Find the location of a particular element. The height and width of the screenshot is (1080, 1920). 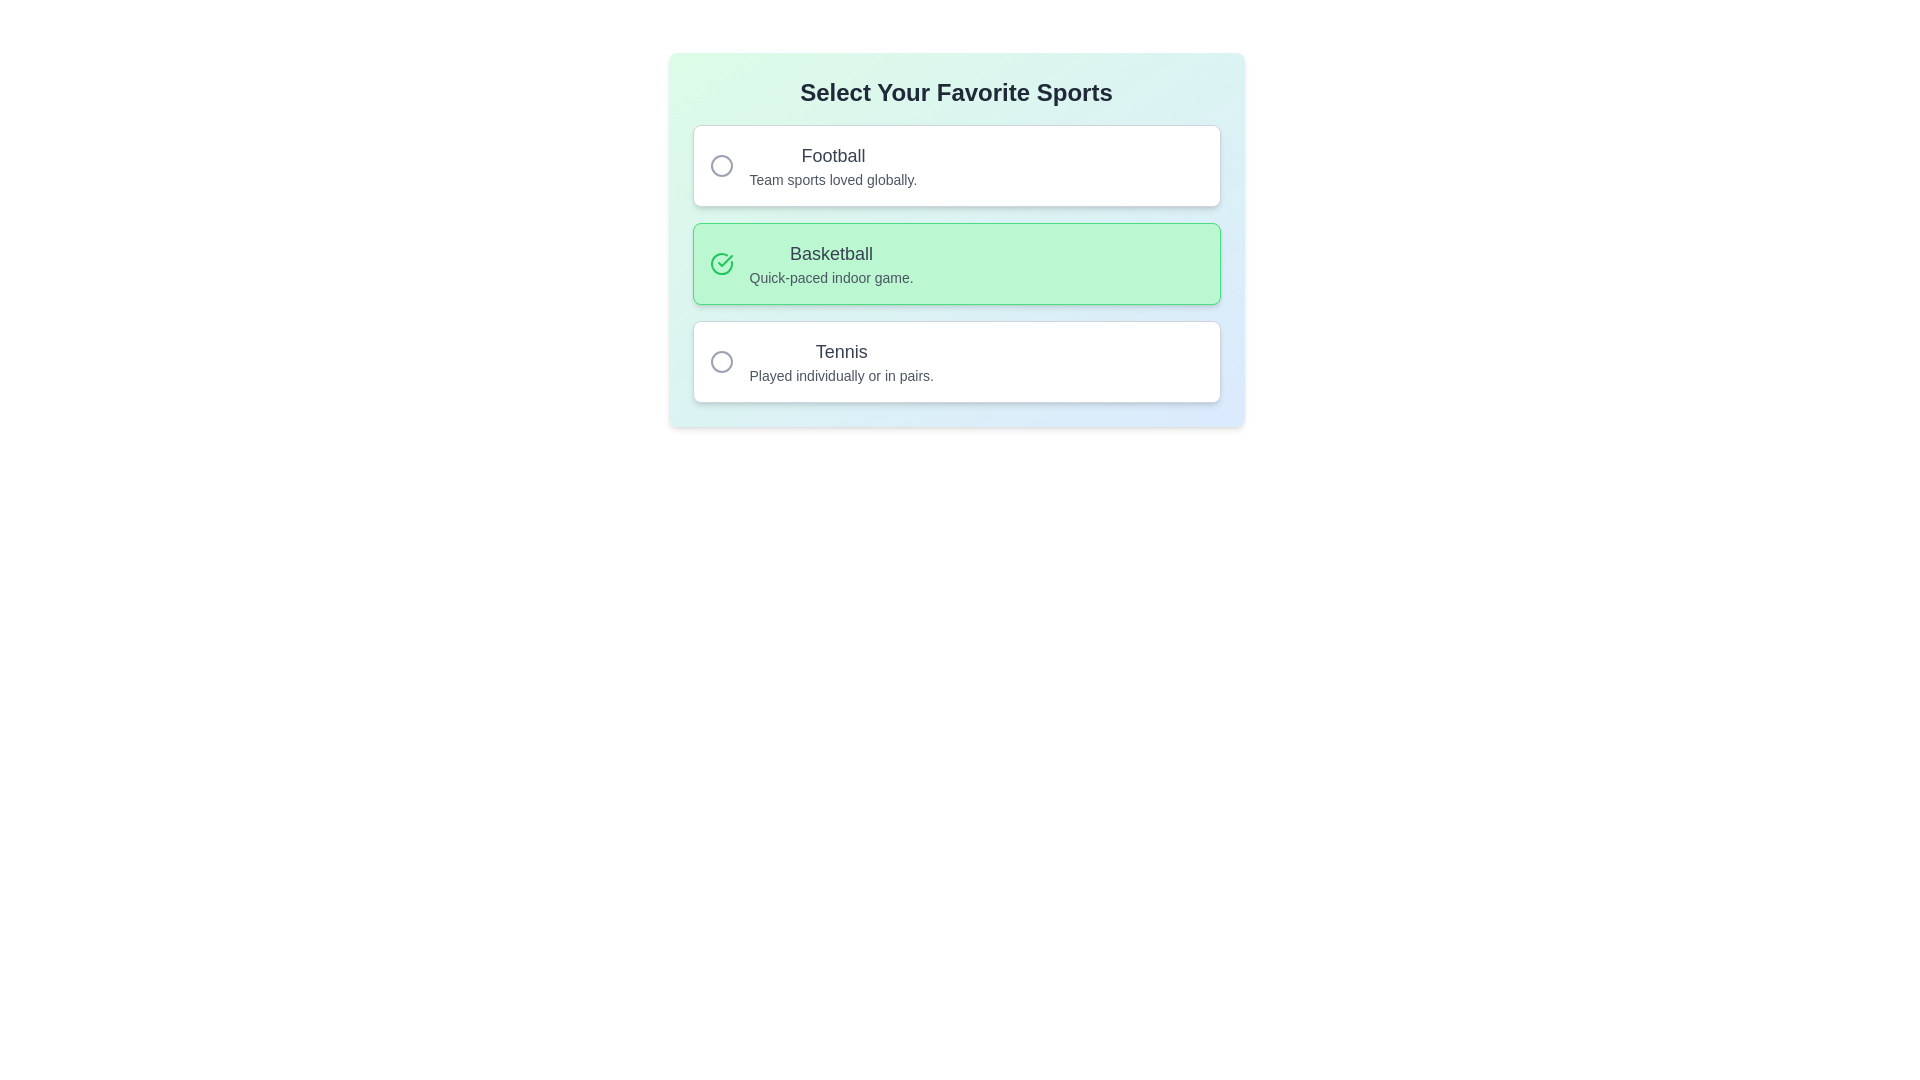

the unselected radio button for the 'Tennis' option to observe potential hover effects is located at coordinates (720, 362).